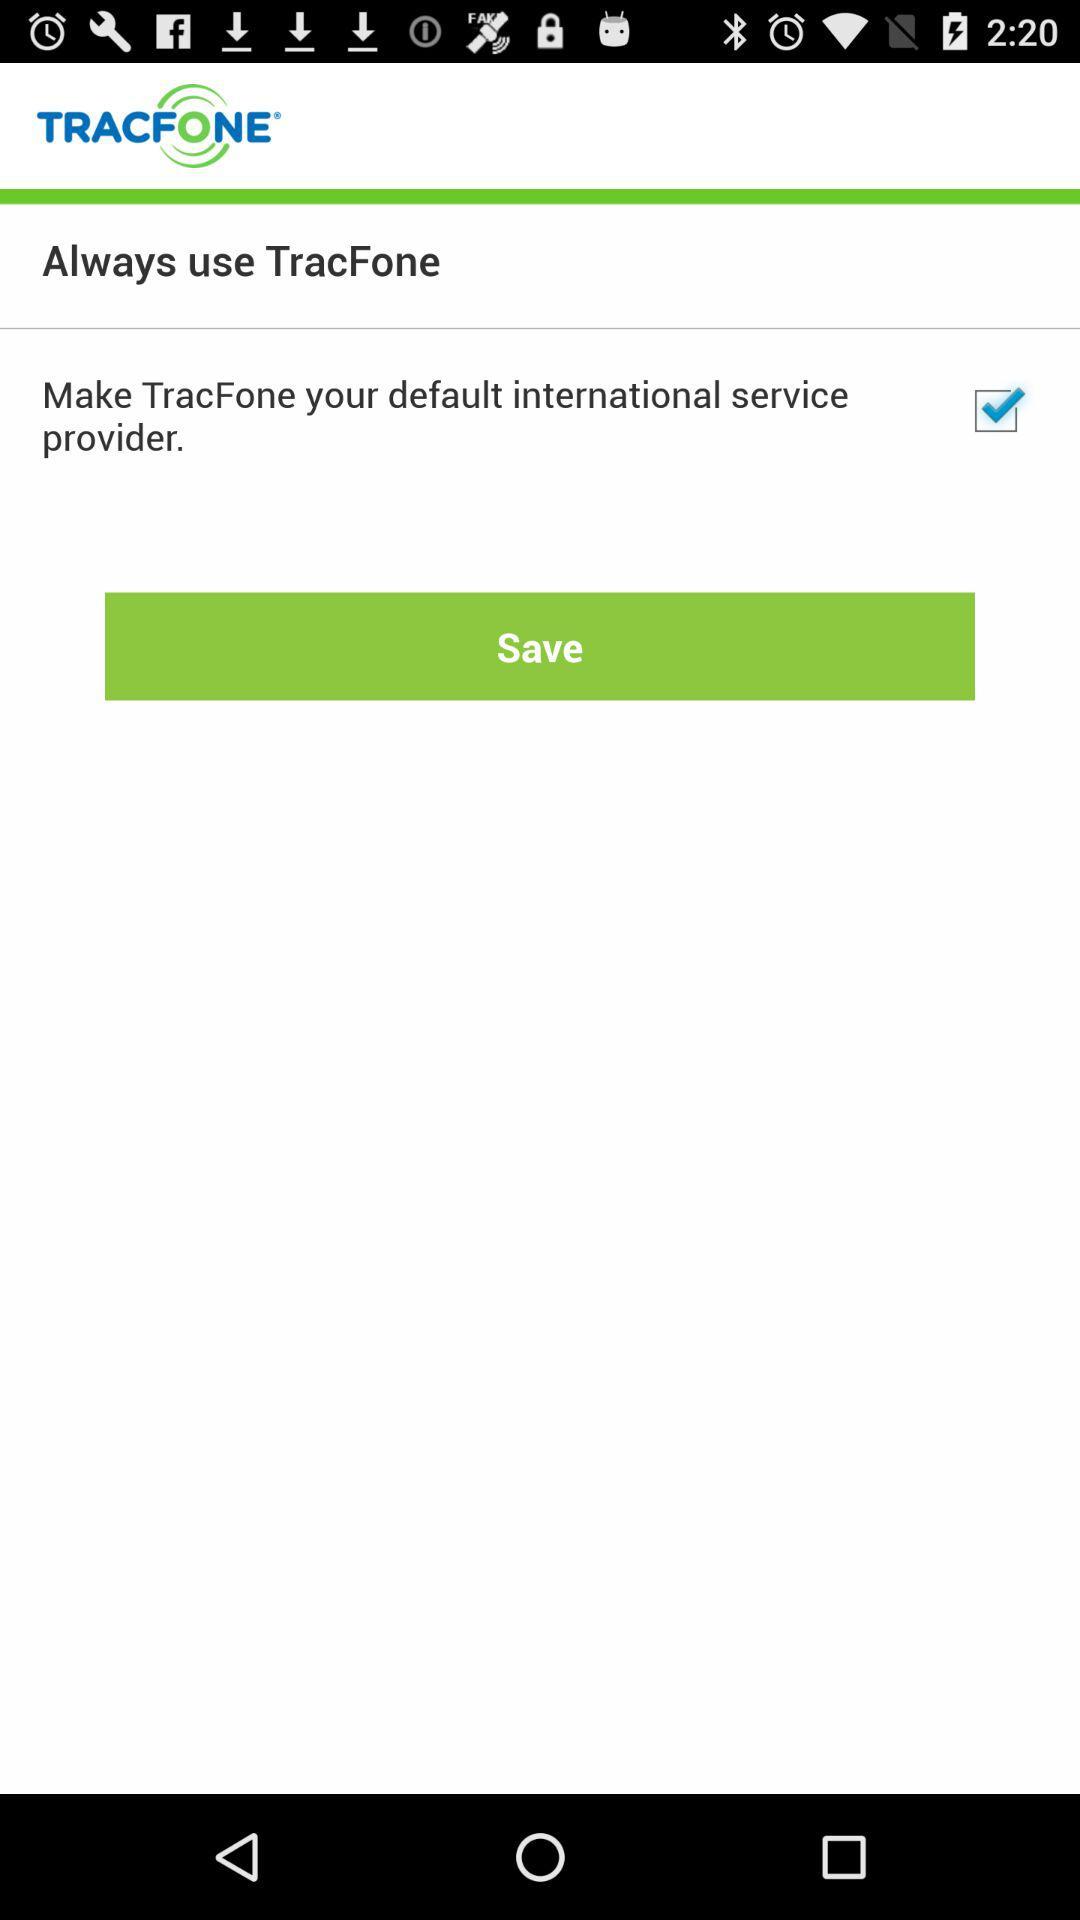  I want to click on save item, so click(540, 646).